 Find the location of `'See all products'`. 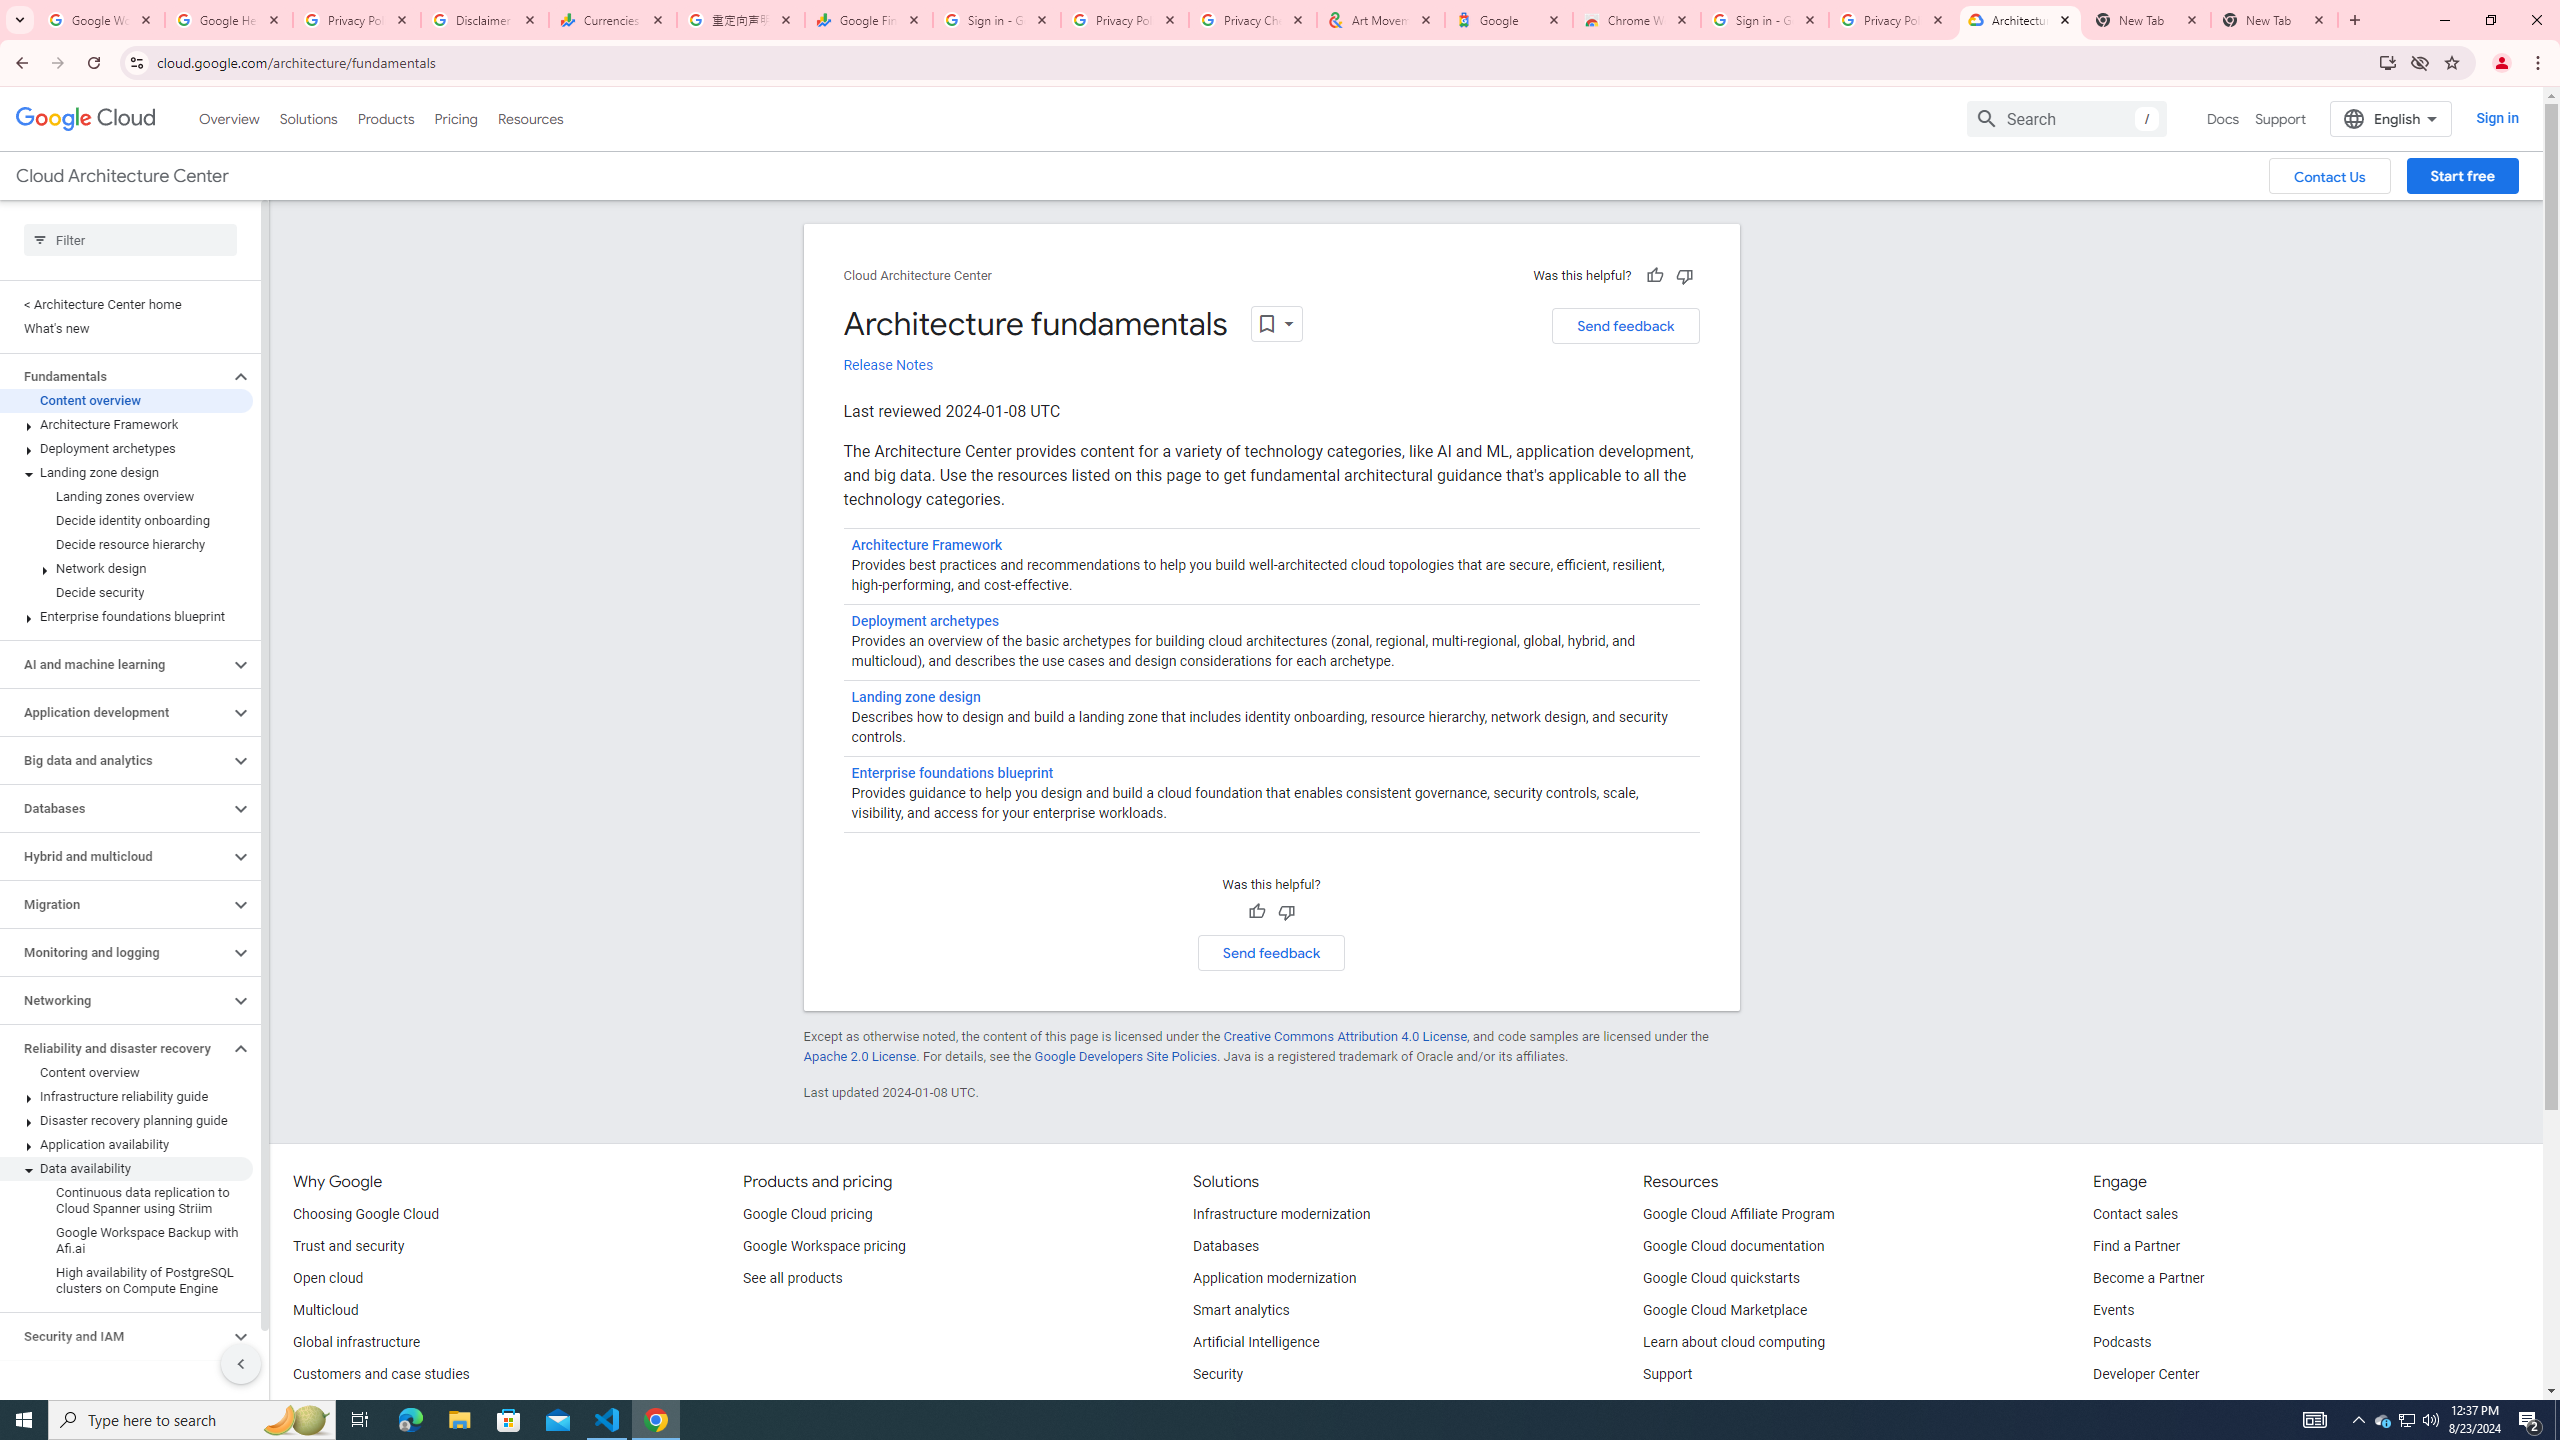

'See all products' is located at coordinates (791, 1278).